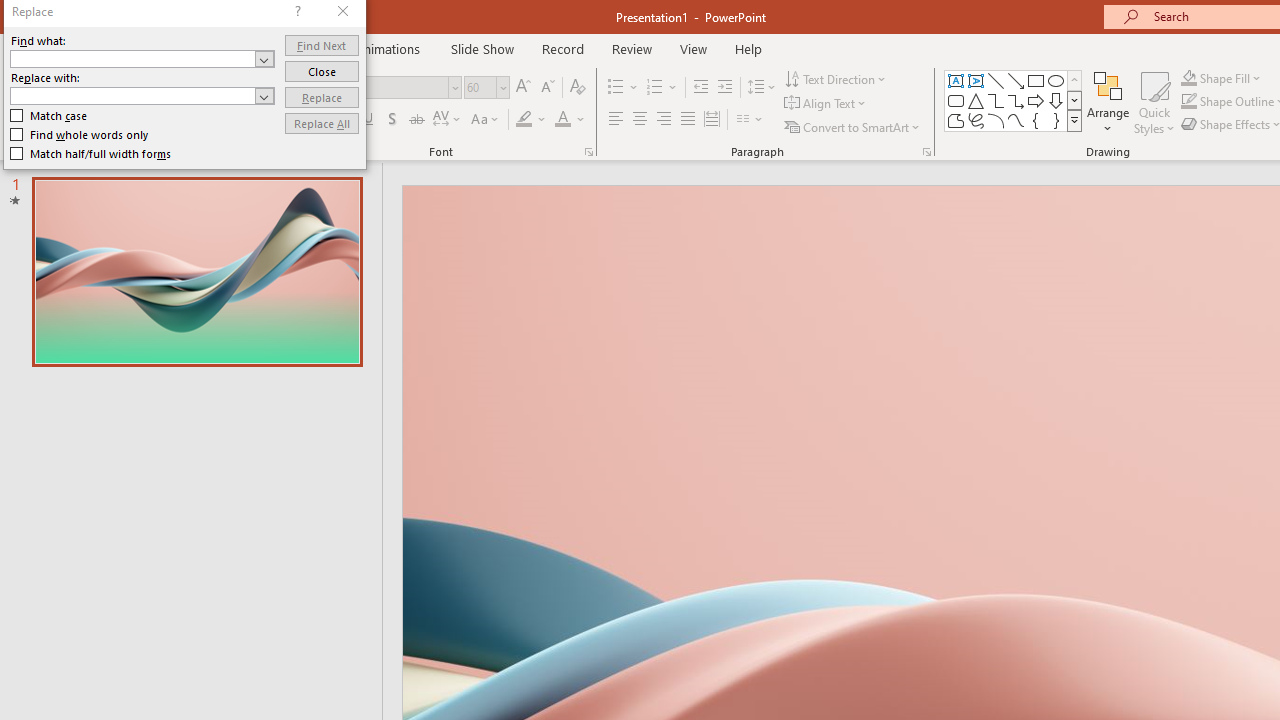  I want to click on 'Replace All', so click(321, 123).